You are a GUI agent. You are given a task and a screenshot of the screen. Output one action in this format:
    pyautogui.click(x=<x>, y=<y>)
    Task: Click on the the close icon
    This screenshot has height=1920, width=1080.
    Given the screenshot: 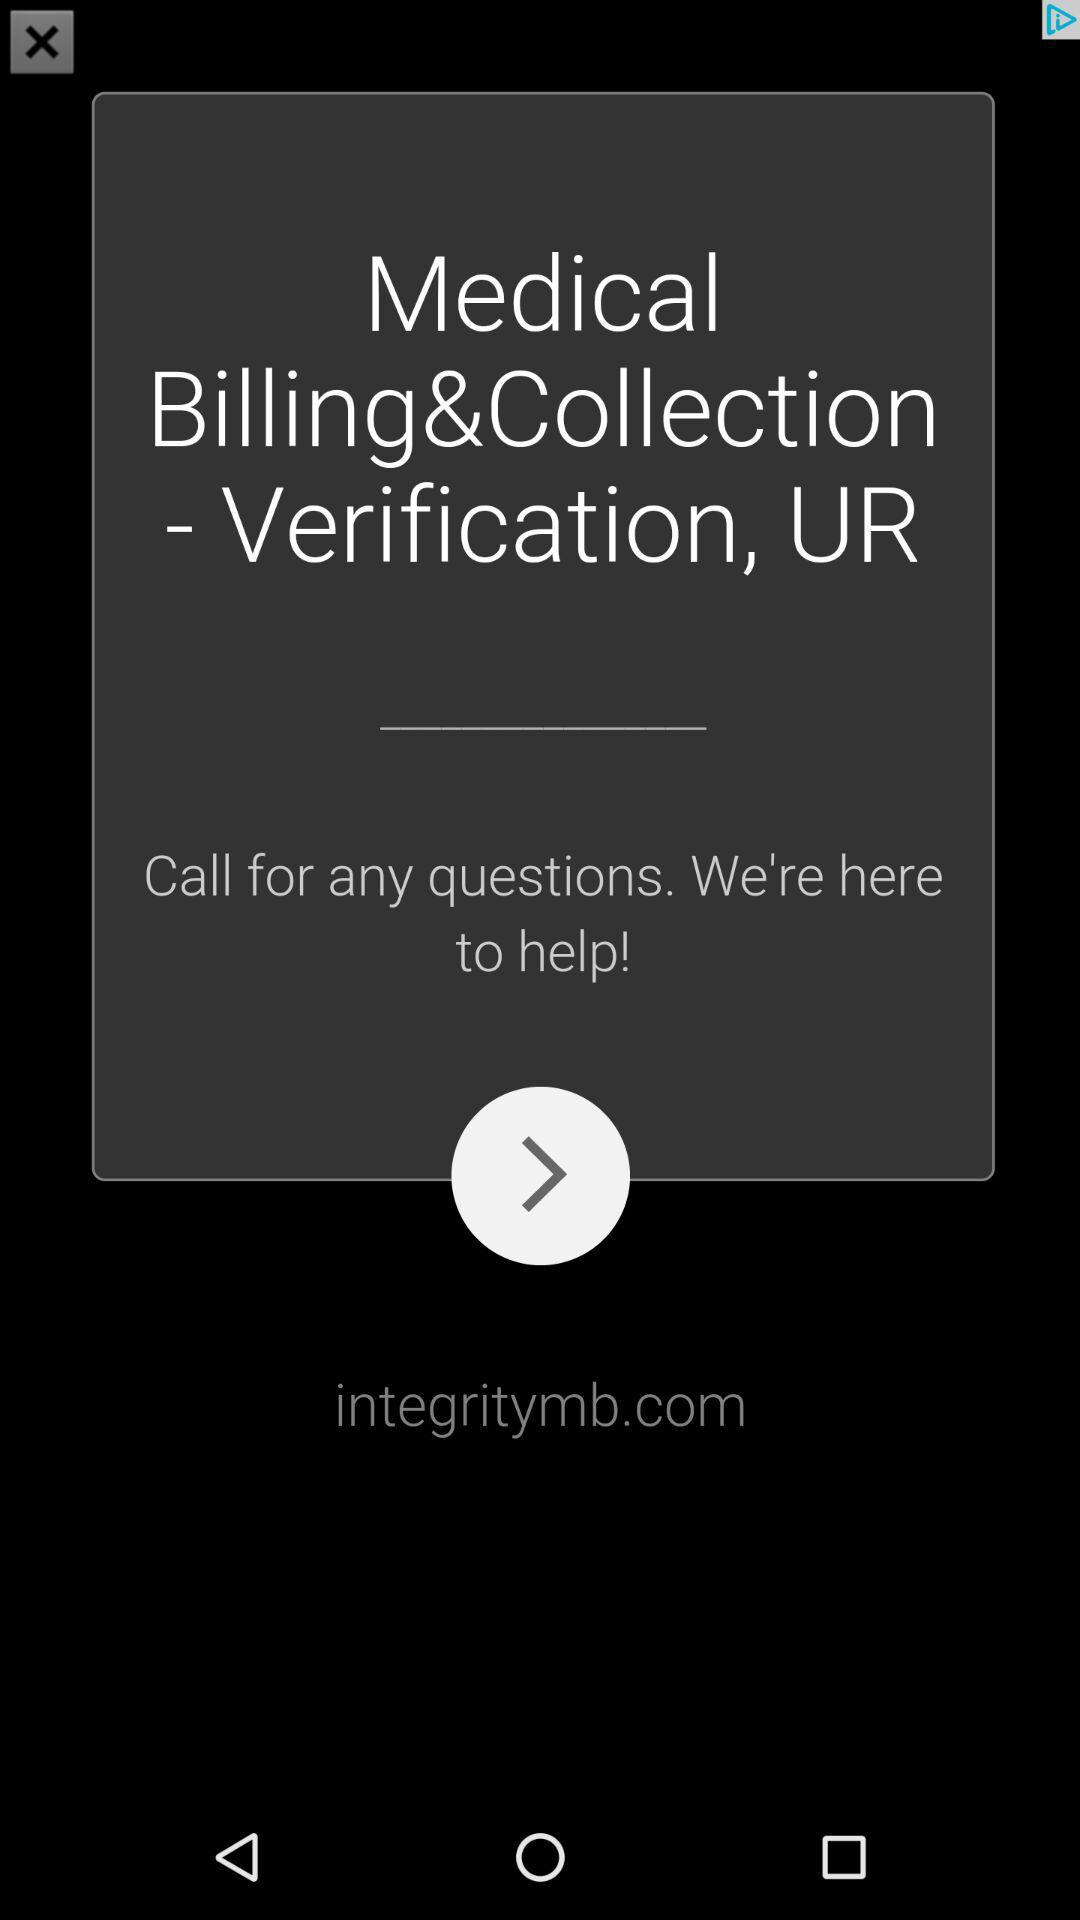 What is the action you would take?
    pyautogui.click(x=42, y=44)
    